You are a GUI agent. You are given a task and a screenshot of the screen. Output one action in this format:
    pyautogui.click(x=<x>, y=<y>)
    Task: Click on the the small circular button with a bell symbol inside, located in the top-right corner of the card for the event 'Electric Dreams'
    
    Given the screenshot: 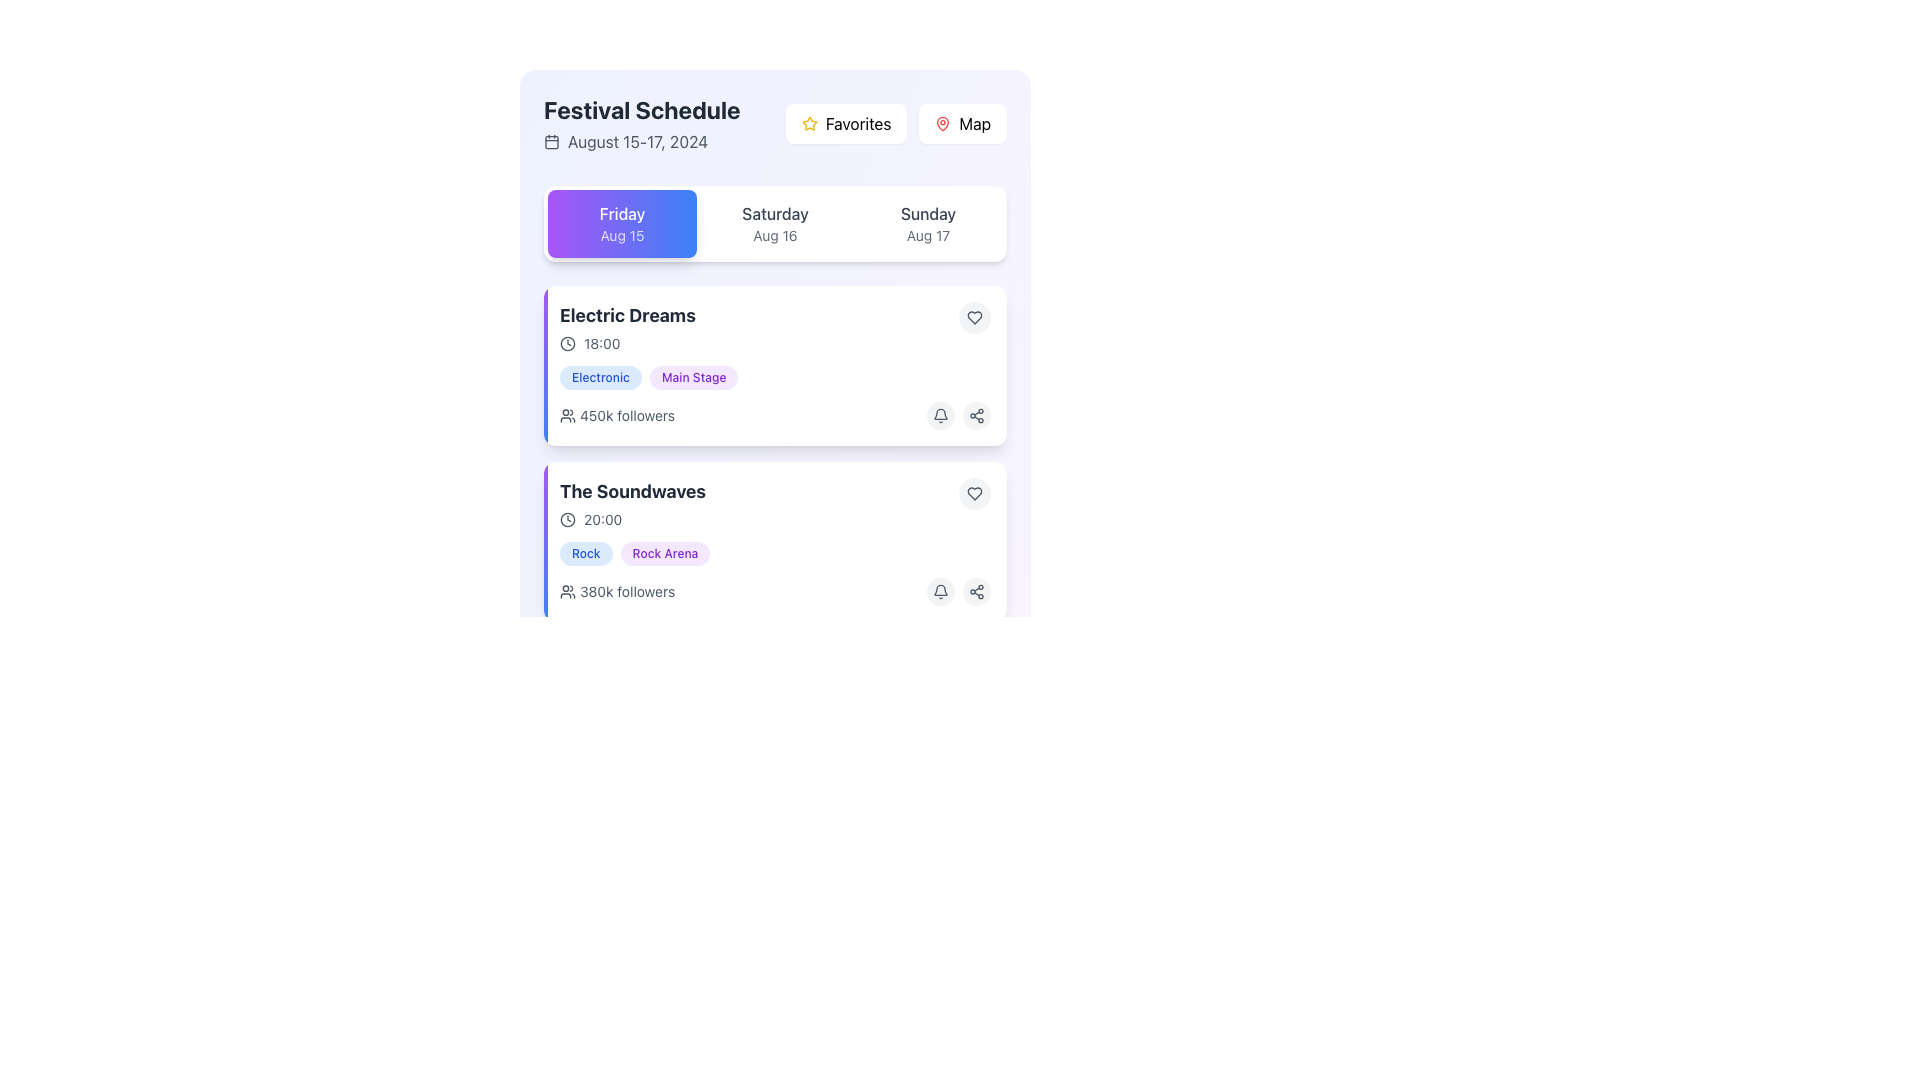 What is the action you would take?
    pyautogui.click(x=939, y=415)
    